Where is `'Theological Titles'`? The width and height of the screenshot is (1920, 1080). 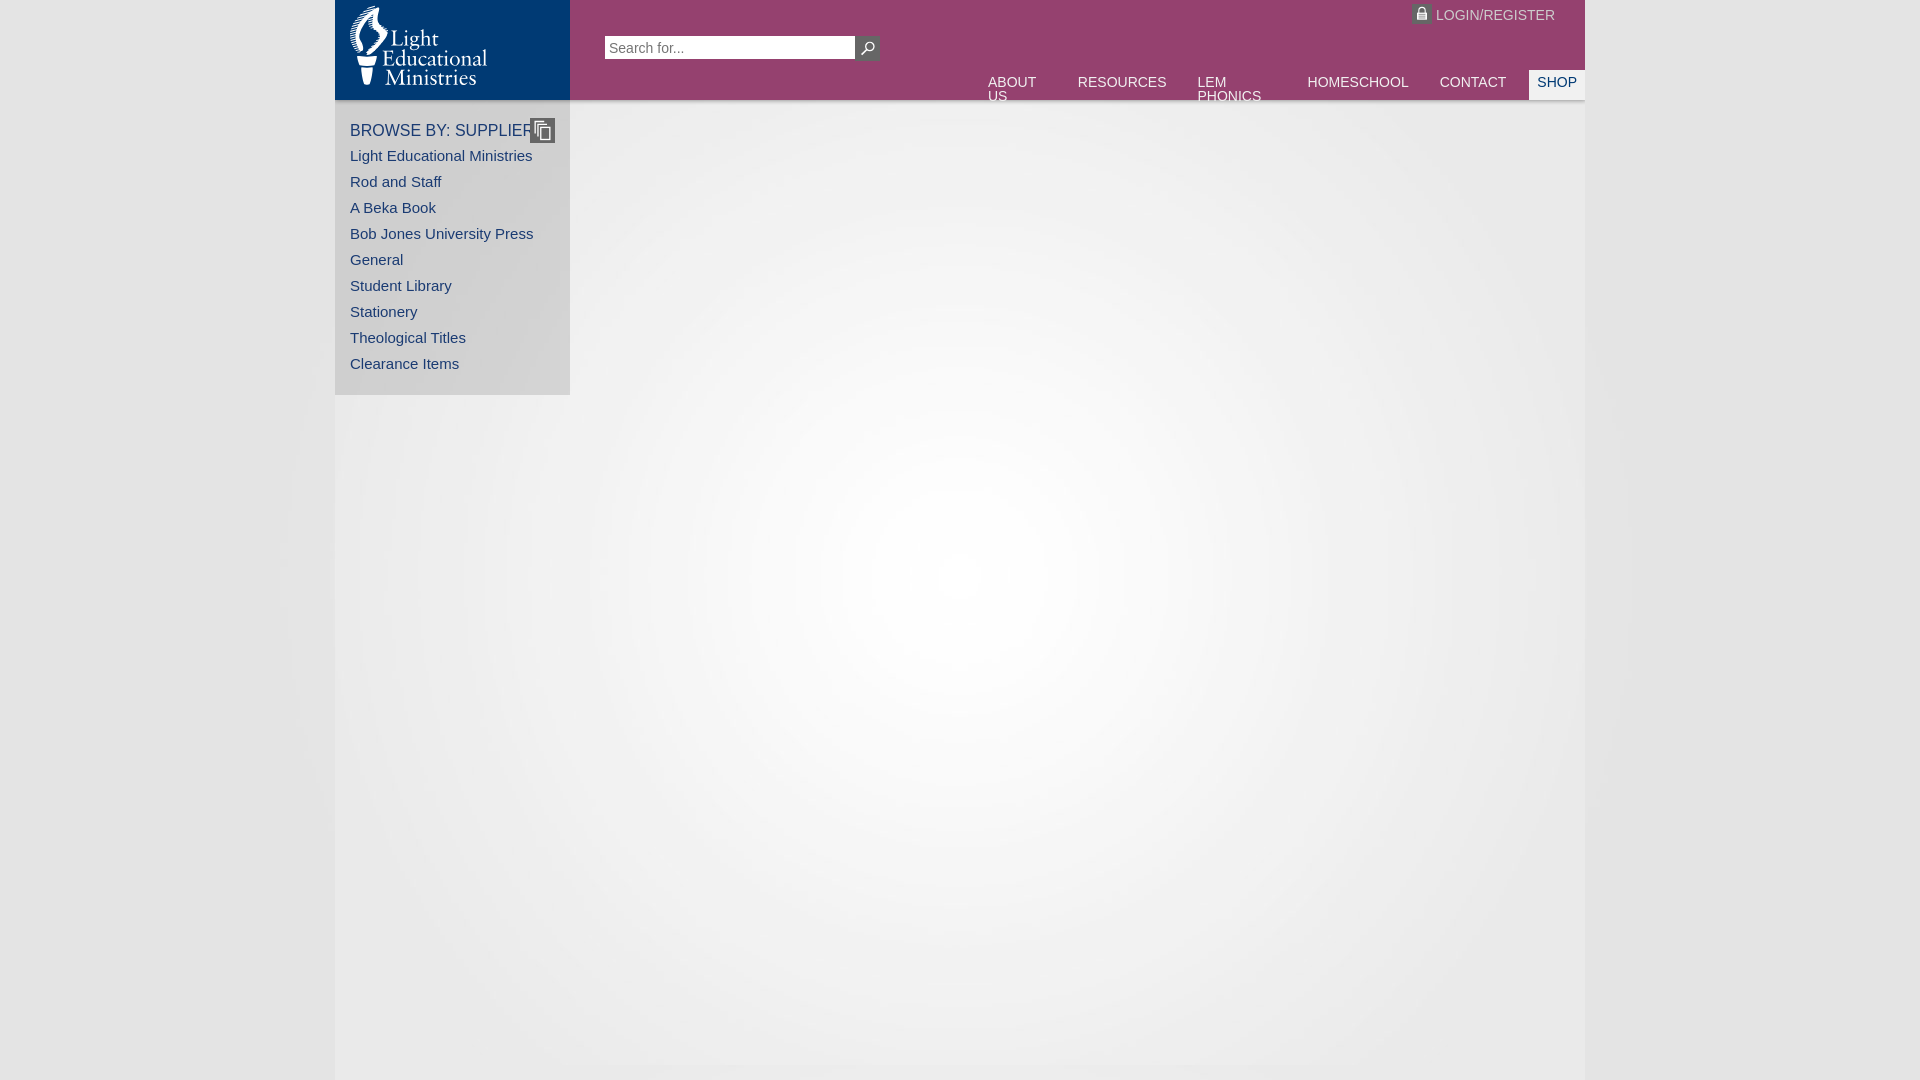
'Theological Titles' is located at coordinates (407, 336).